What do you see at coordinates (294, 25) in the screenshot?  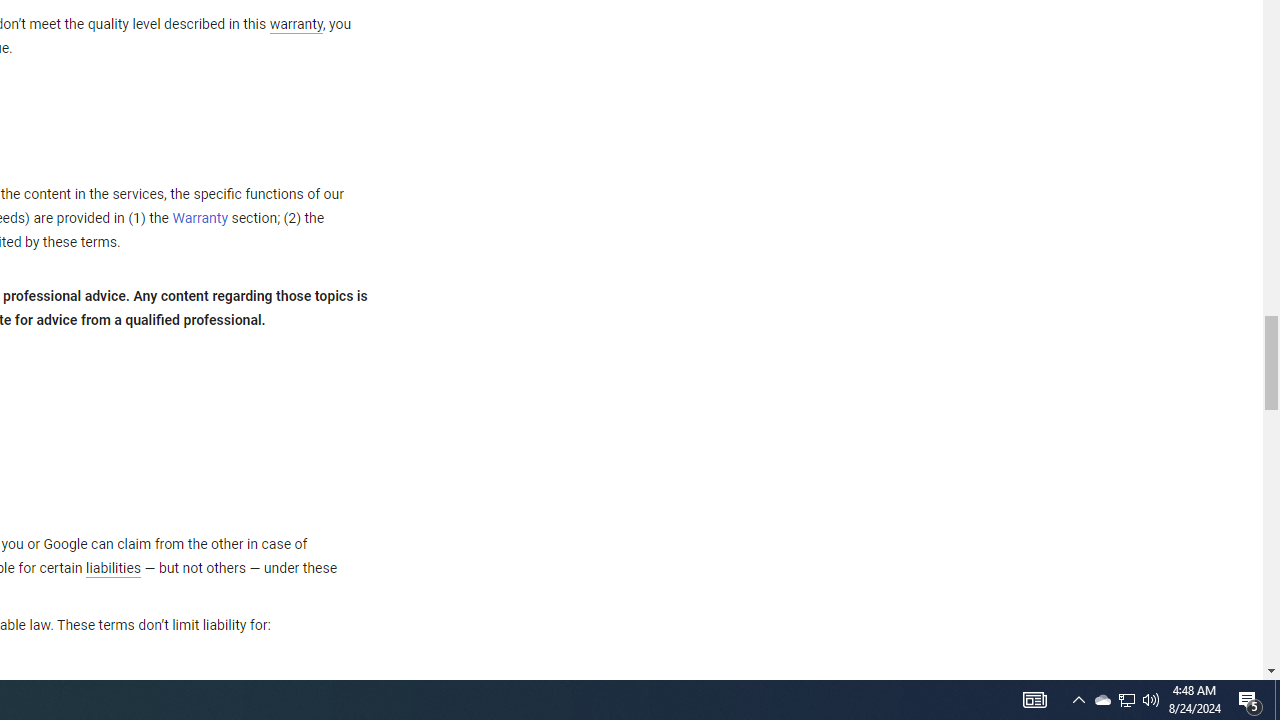 I see `'warranty'` at bounding box center [294, 25].